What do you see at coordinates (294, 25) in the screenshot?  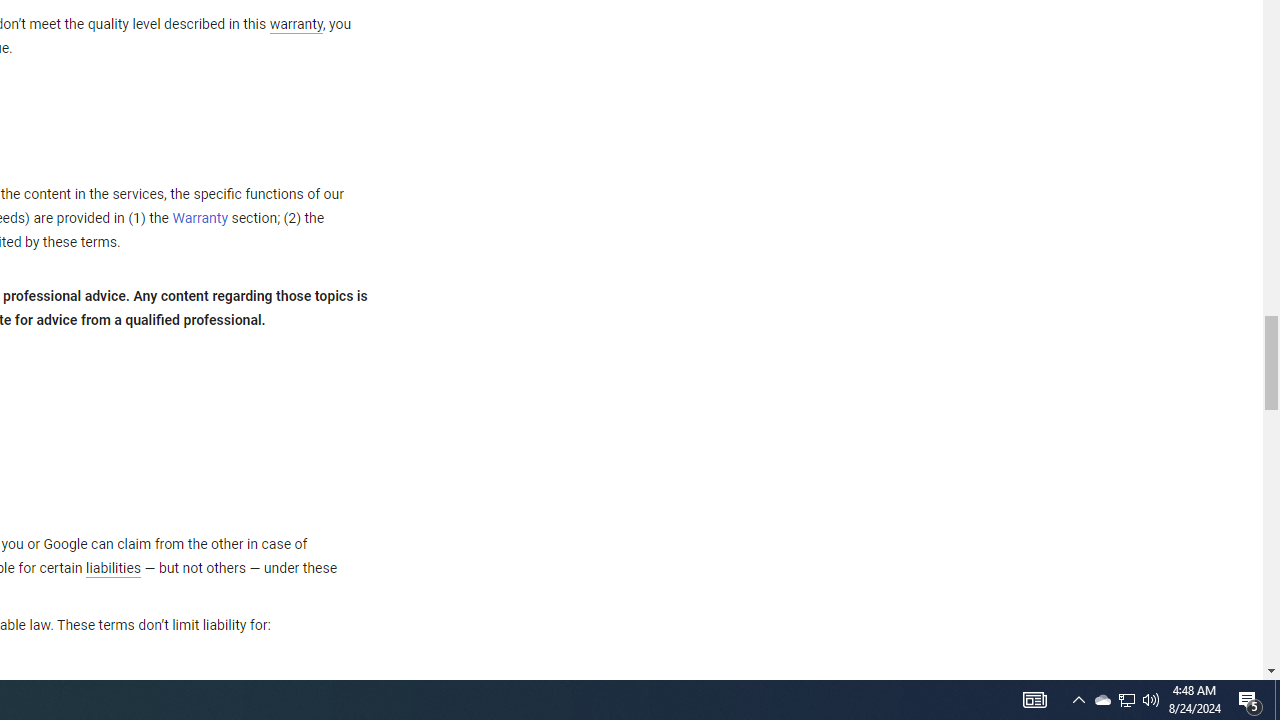 I see `'warranty'` at bounding box center [294, 25].